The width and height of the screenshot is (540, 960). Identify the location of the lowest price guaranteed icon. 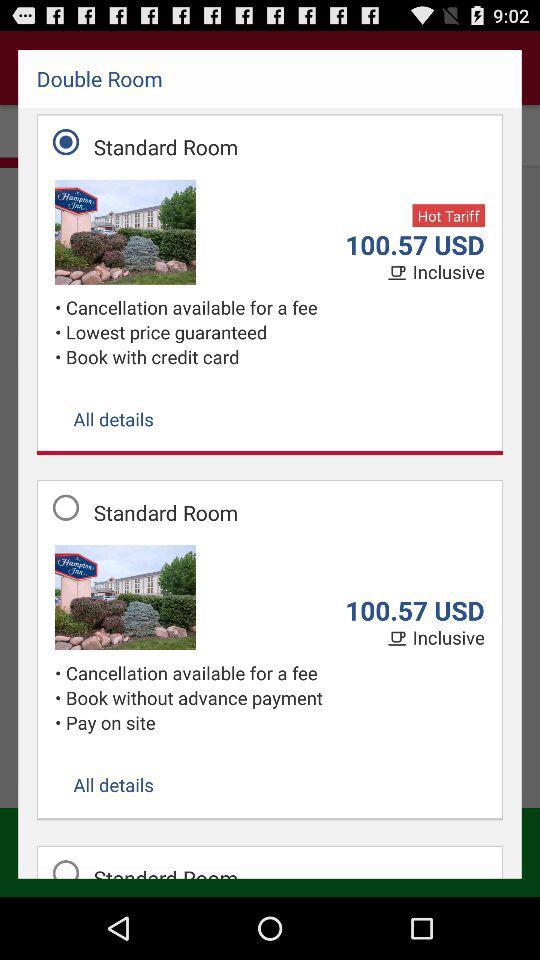
(274, 332).